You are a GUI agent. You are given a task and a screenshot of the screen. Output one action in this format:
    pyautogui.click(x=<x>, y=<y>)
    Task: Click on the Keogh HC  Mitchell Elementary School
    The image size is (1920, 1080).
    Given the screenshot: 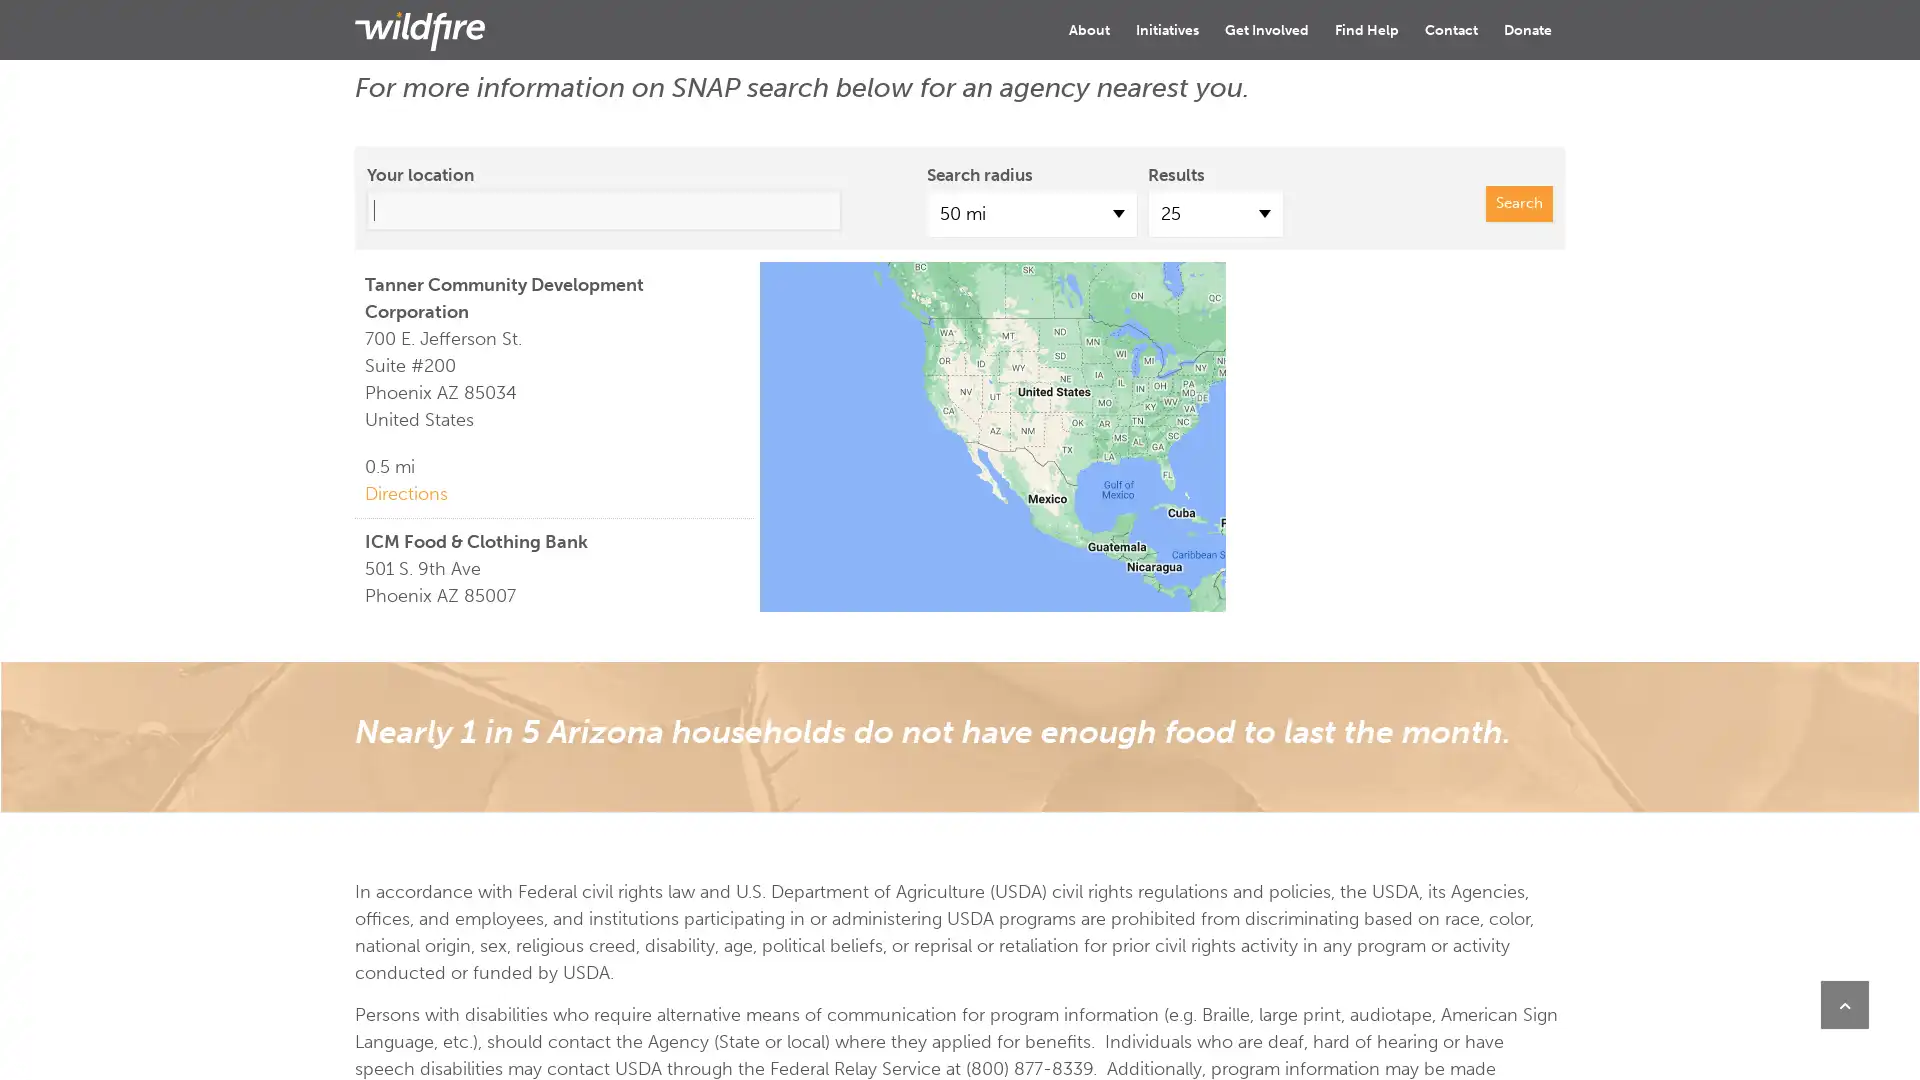 What is the action you would take?
    pyautogui.click(x=1098, y=405)
    